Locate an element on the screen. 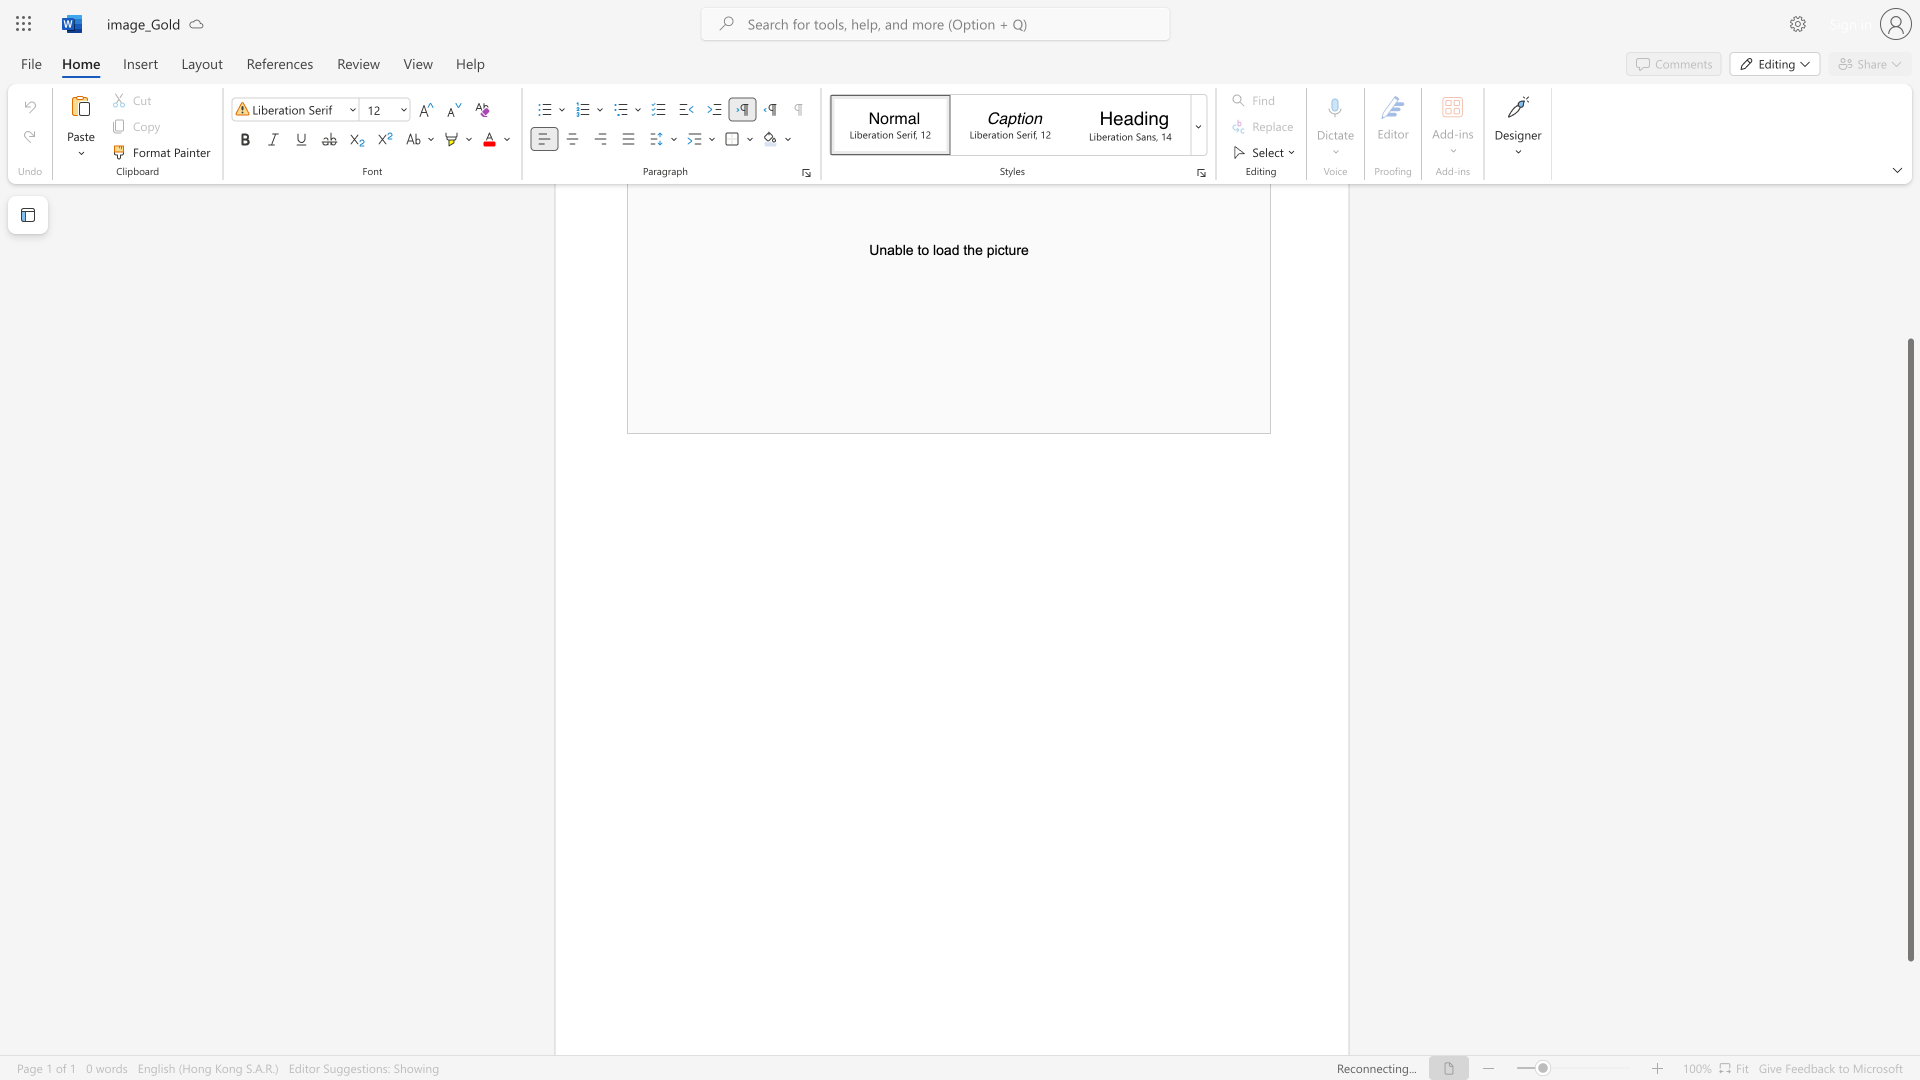  the scrollbar to move the content higher is located at coordinates (1909, 258).